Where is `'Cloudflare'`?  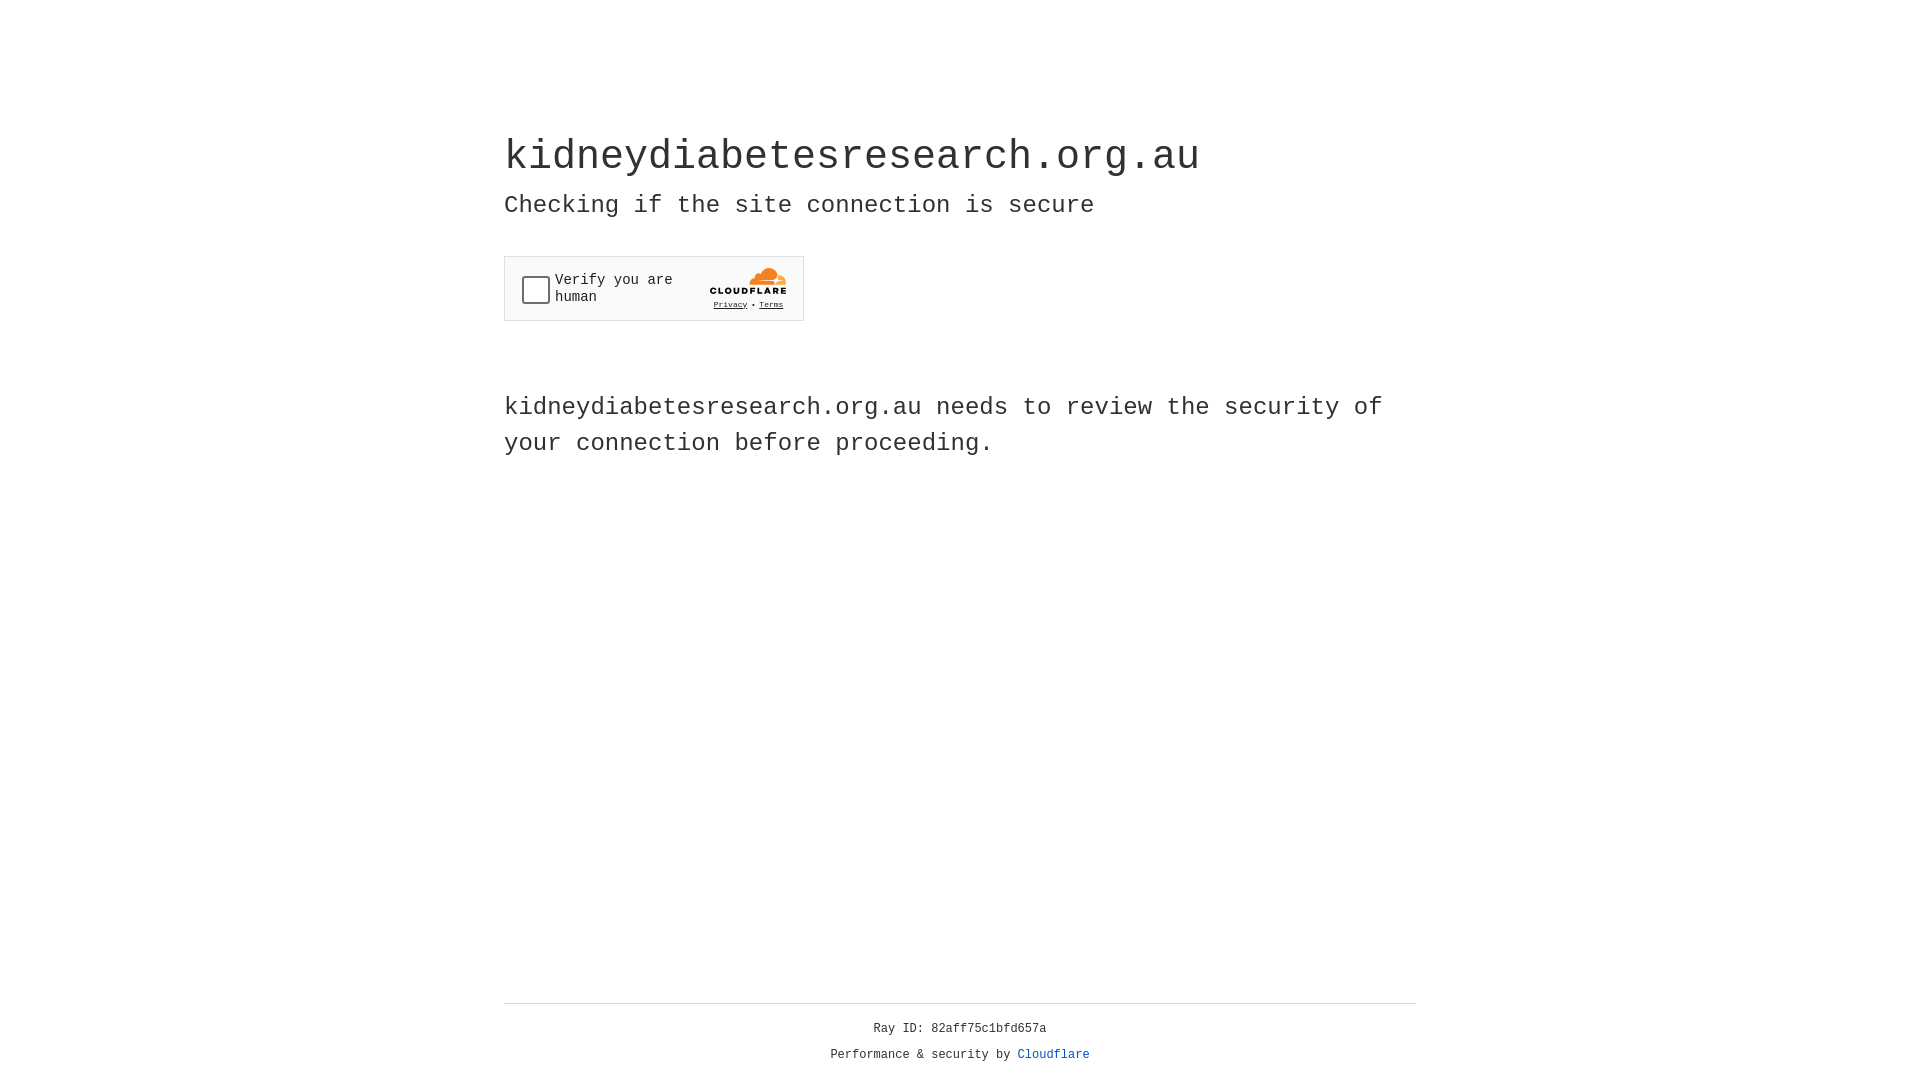 'Cloudflare' is located at coordinates (1053, 1054).